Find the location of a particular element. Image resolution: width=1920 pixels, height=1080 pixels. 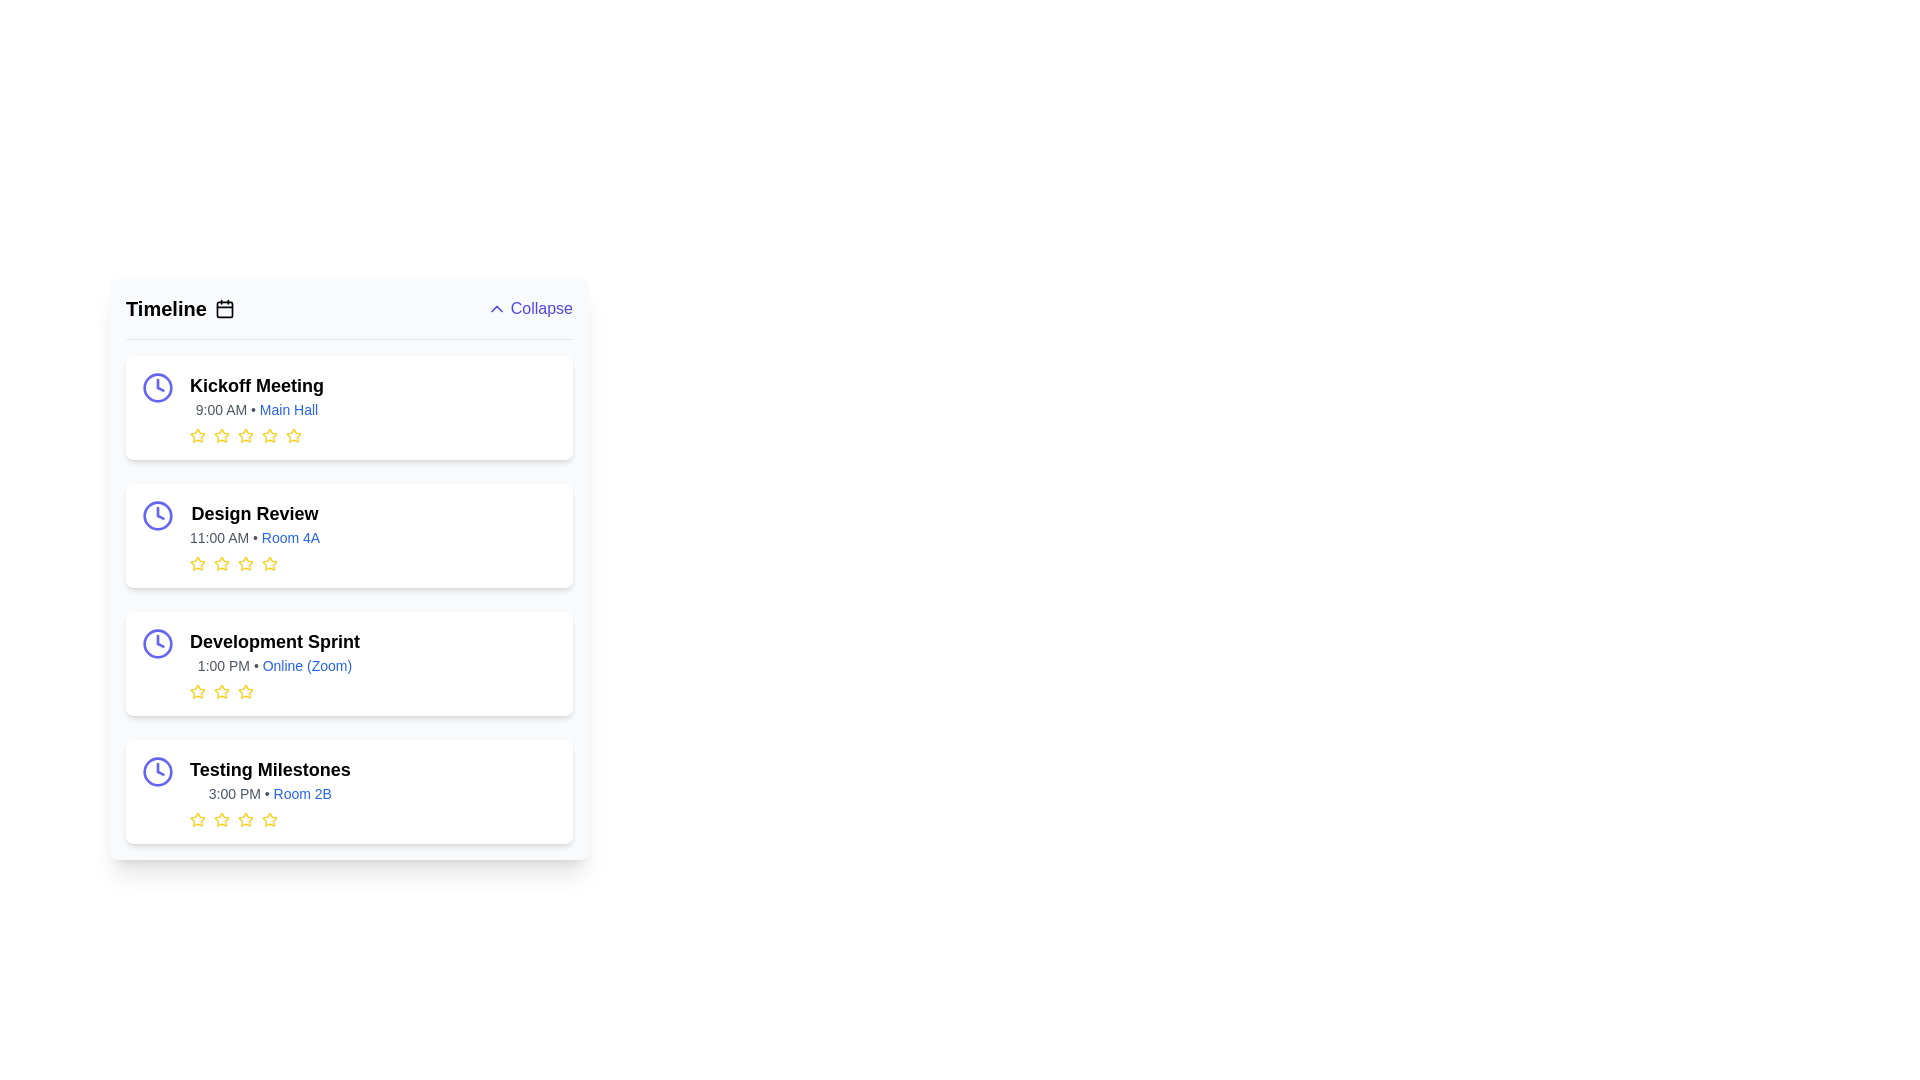

text from the static label indicating that the event takes place online via Zoom, located next to the time '1:00 PM' in the third item of the timeline list is located at coordinates (306, 666).